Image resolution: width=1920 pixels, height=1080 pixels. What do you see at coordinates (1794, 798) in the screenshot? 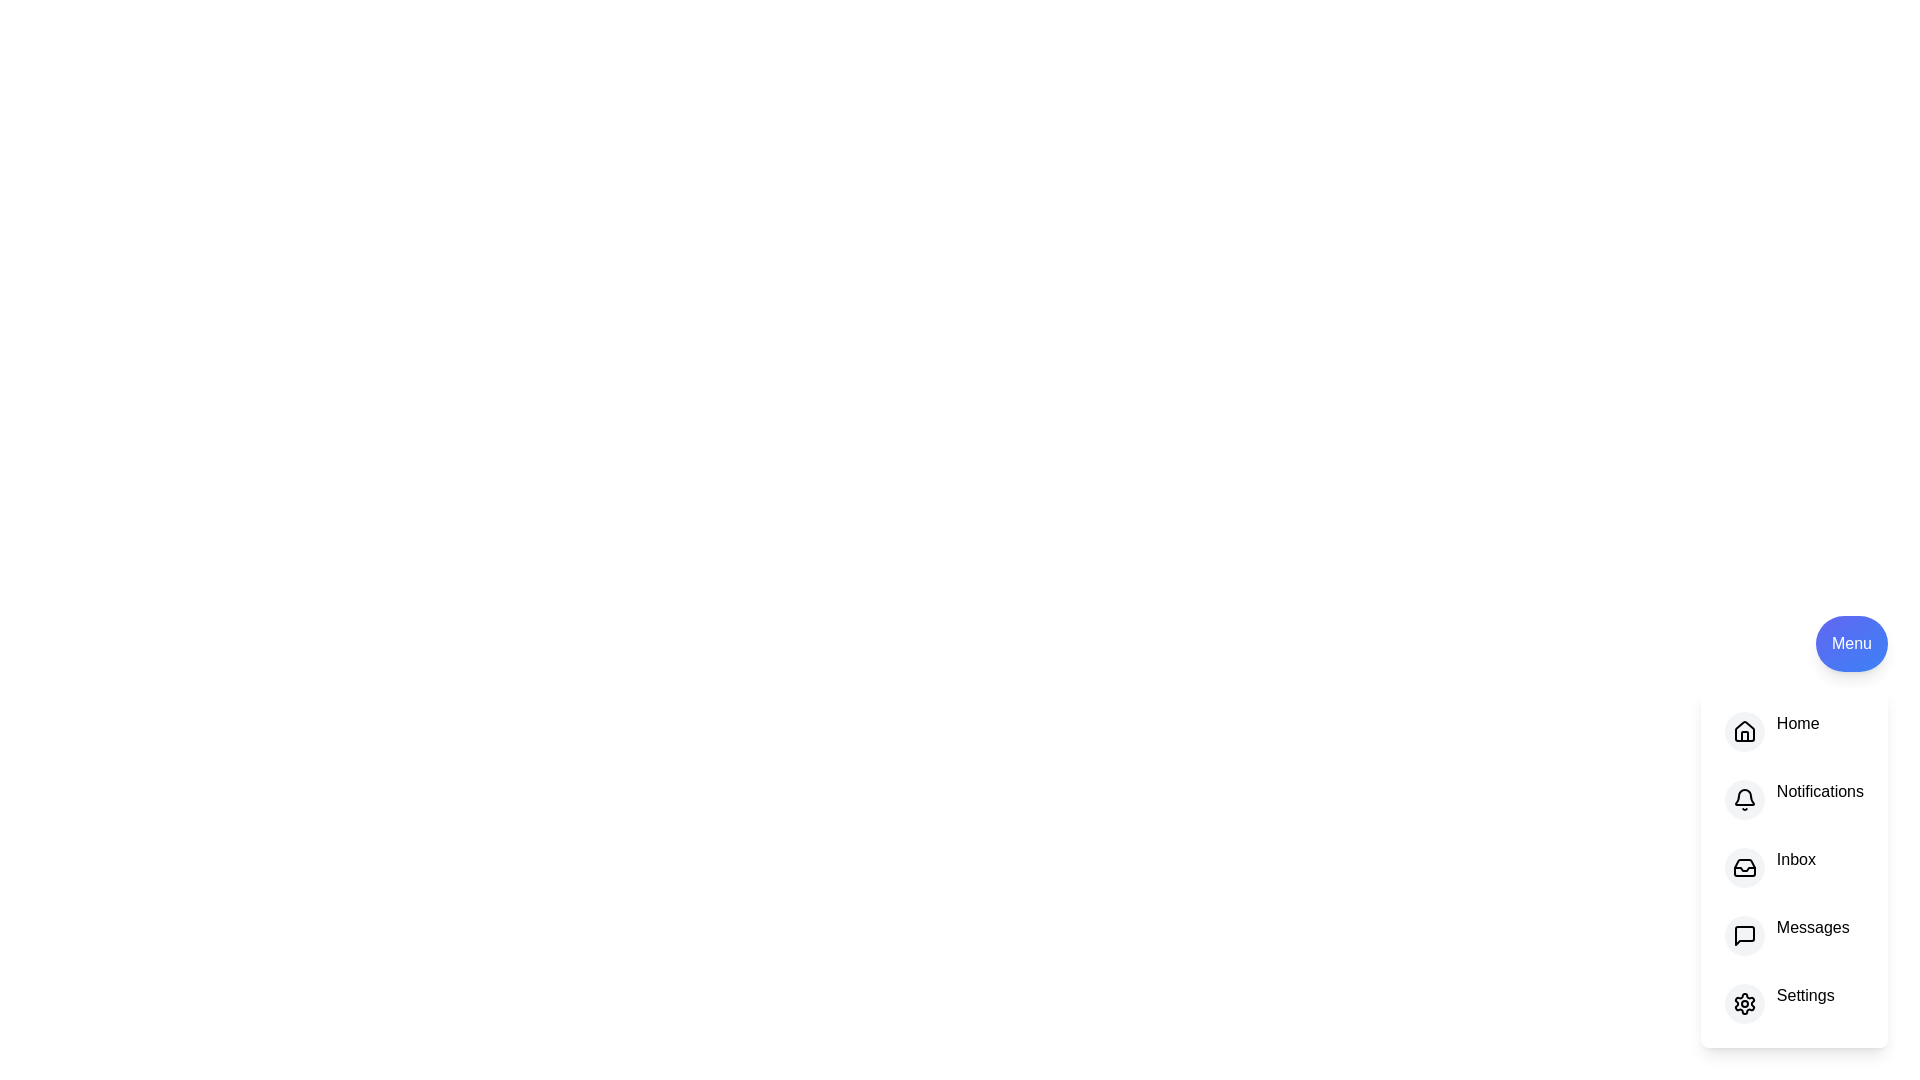
I see `the option Notifications in the menu to see the hover effect` at bounding box center [1794, 798].